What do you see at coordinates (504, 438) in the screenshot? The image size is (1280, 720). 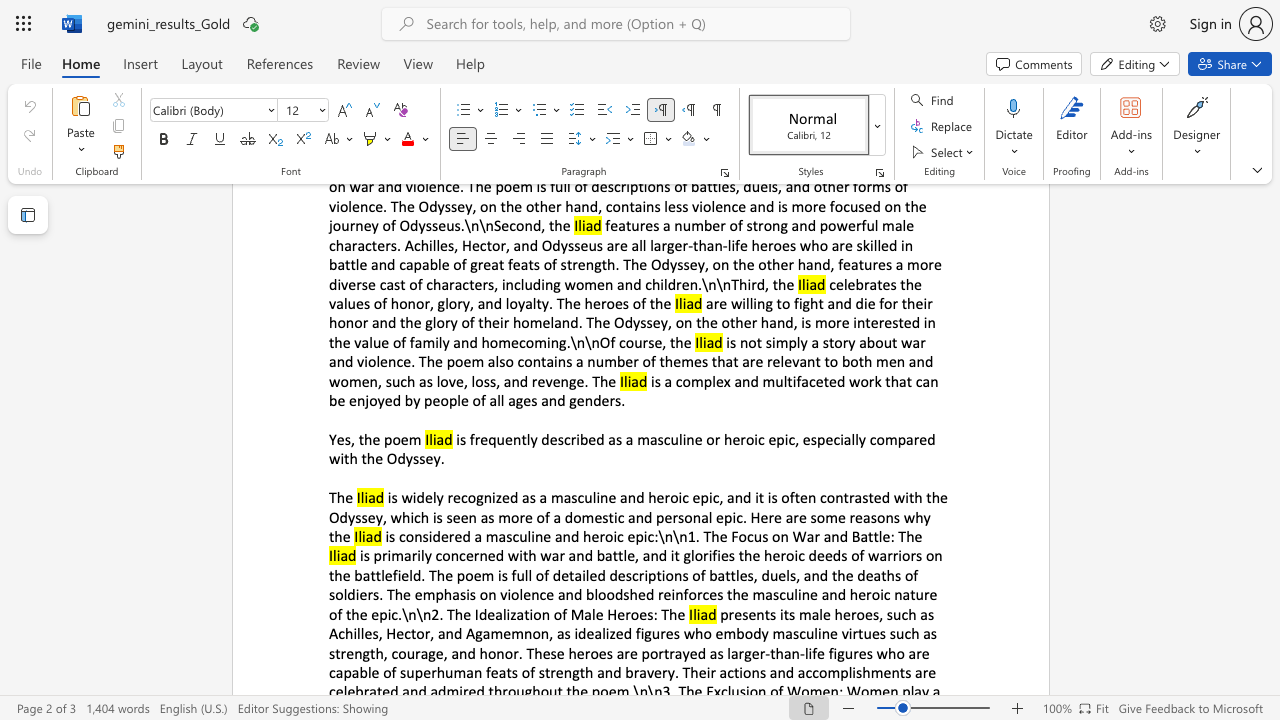 I see `the subset text "ently described as a masculine or heroic epic, especially co" within the text "is frequently described as a masculine or heroic epic, especially compared with the Odyssey."` at bounding box center [504, 438].